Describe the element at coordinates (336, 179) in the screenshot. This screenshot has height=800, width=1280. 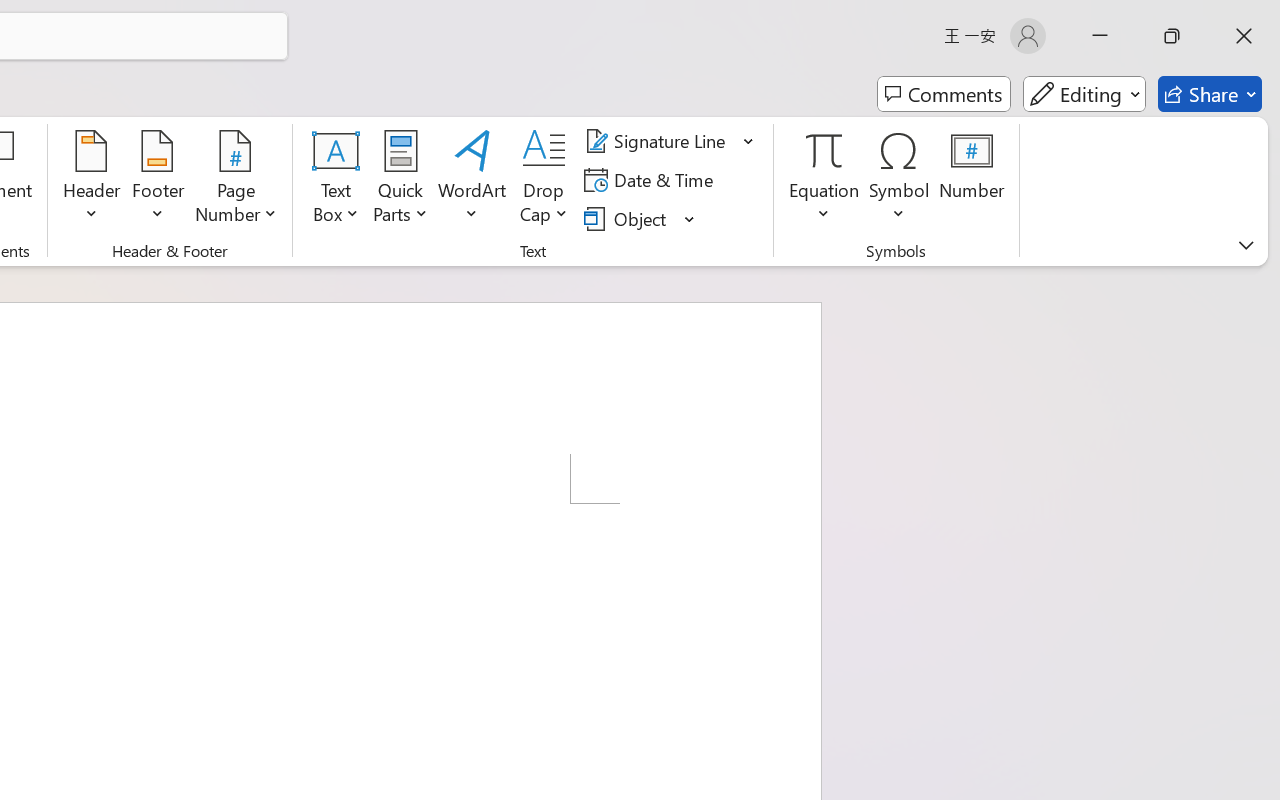
I see `'Text Box'` at that location.